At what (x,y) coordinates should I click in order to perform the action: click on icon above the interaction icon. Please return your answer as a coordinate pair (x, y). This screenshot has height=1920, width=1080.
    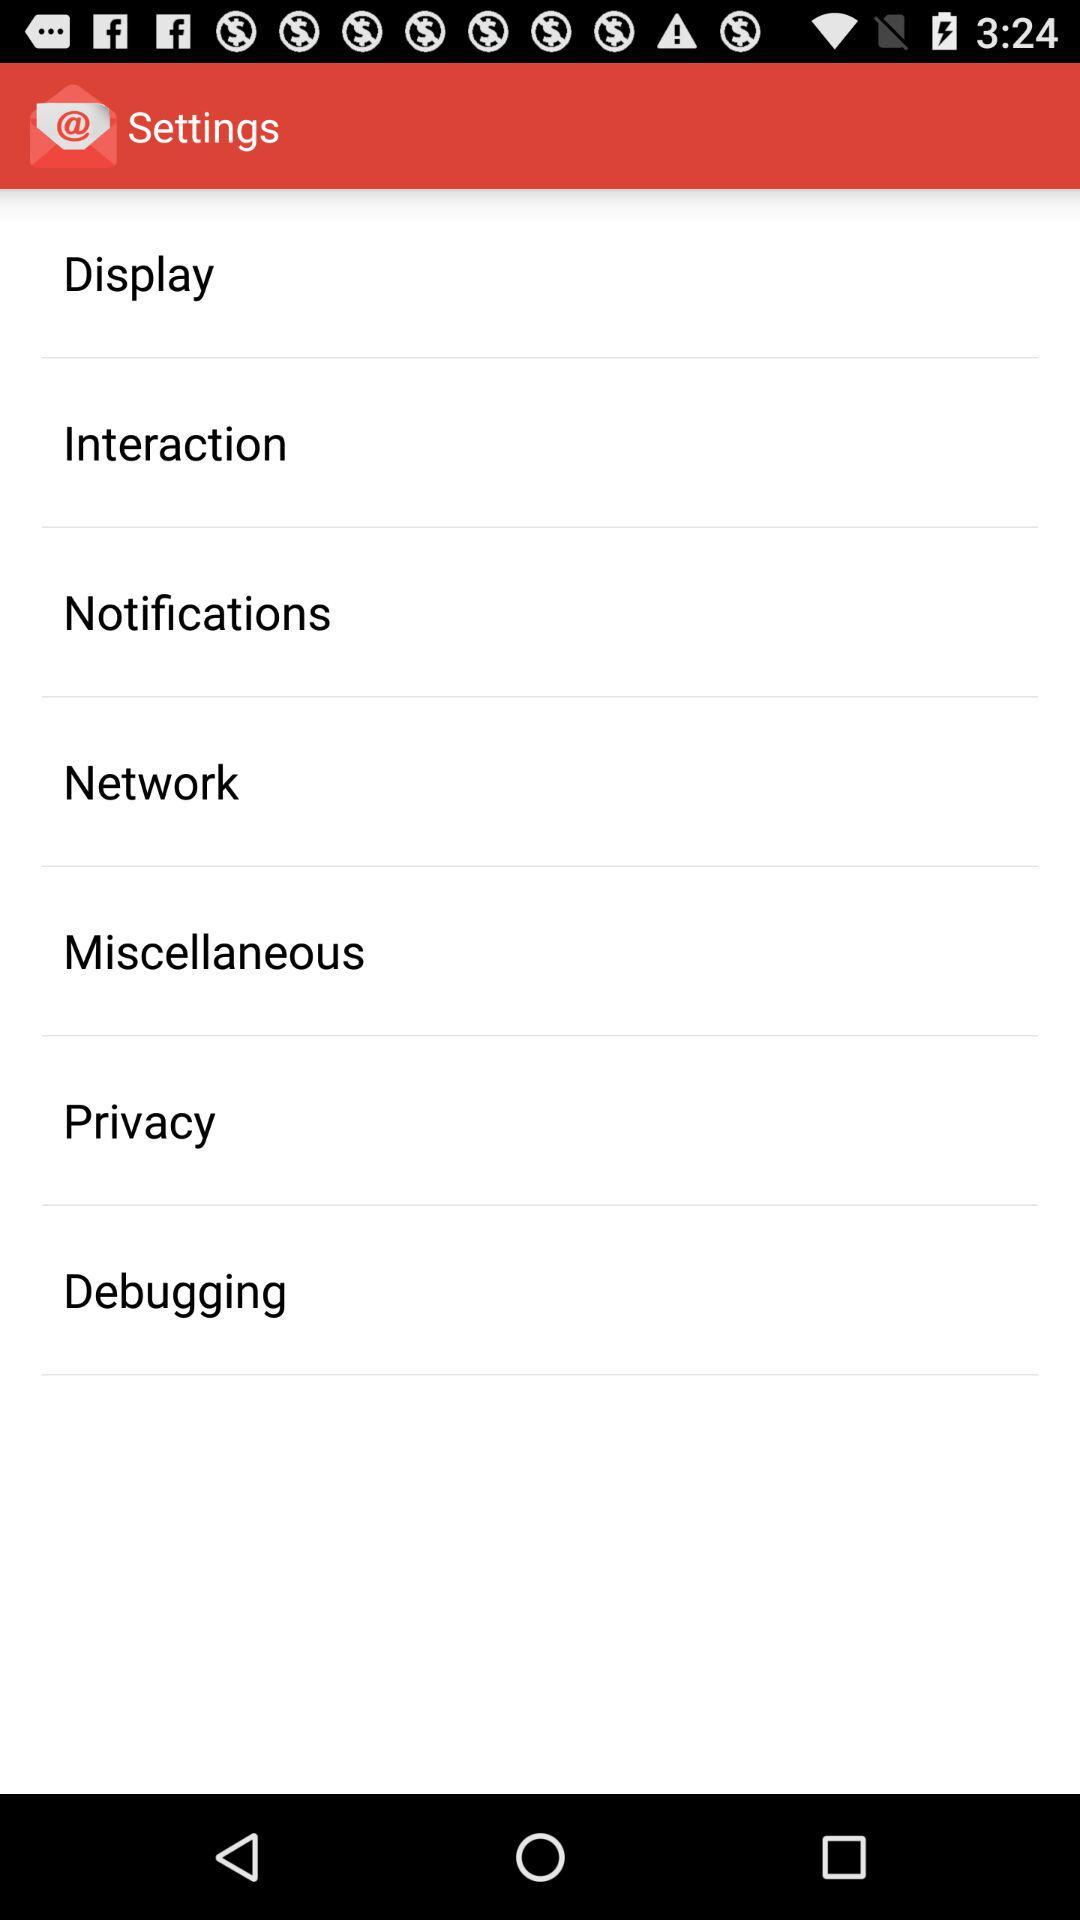
    Looking at the image, I should click on (137, 271).